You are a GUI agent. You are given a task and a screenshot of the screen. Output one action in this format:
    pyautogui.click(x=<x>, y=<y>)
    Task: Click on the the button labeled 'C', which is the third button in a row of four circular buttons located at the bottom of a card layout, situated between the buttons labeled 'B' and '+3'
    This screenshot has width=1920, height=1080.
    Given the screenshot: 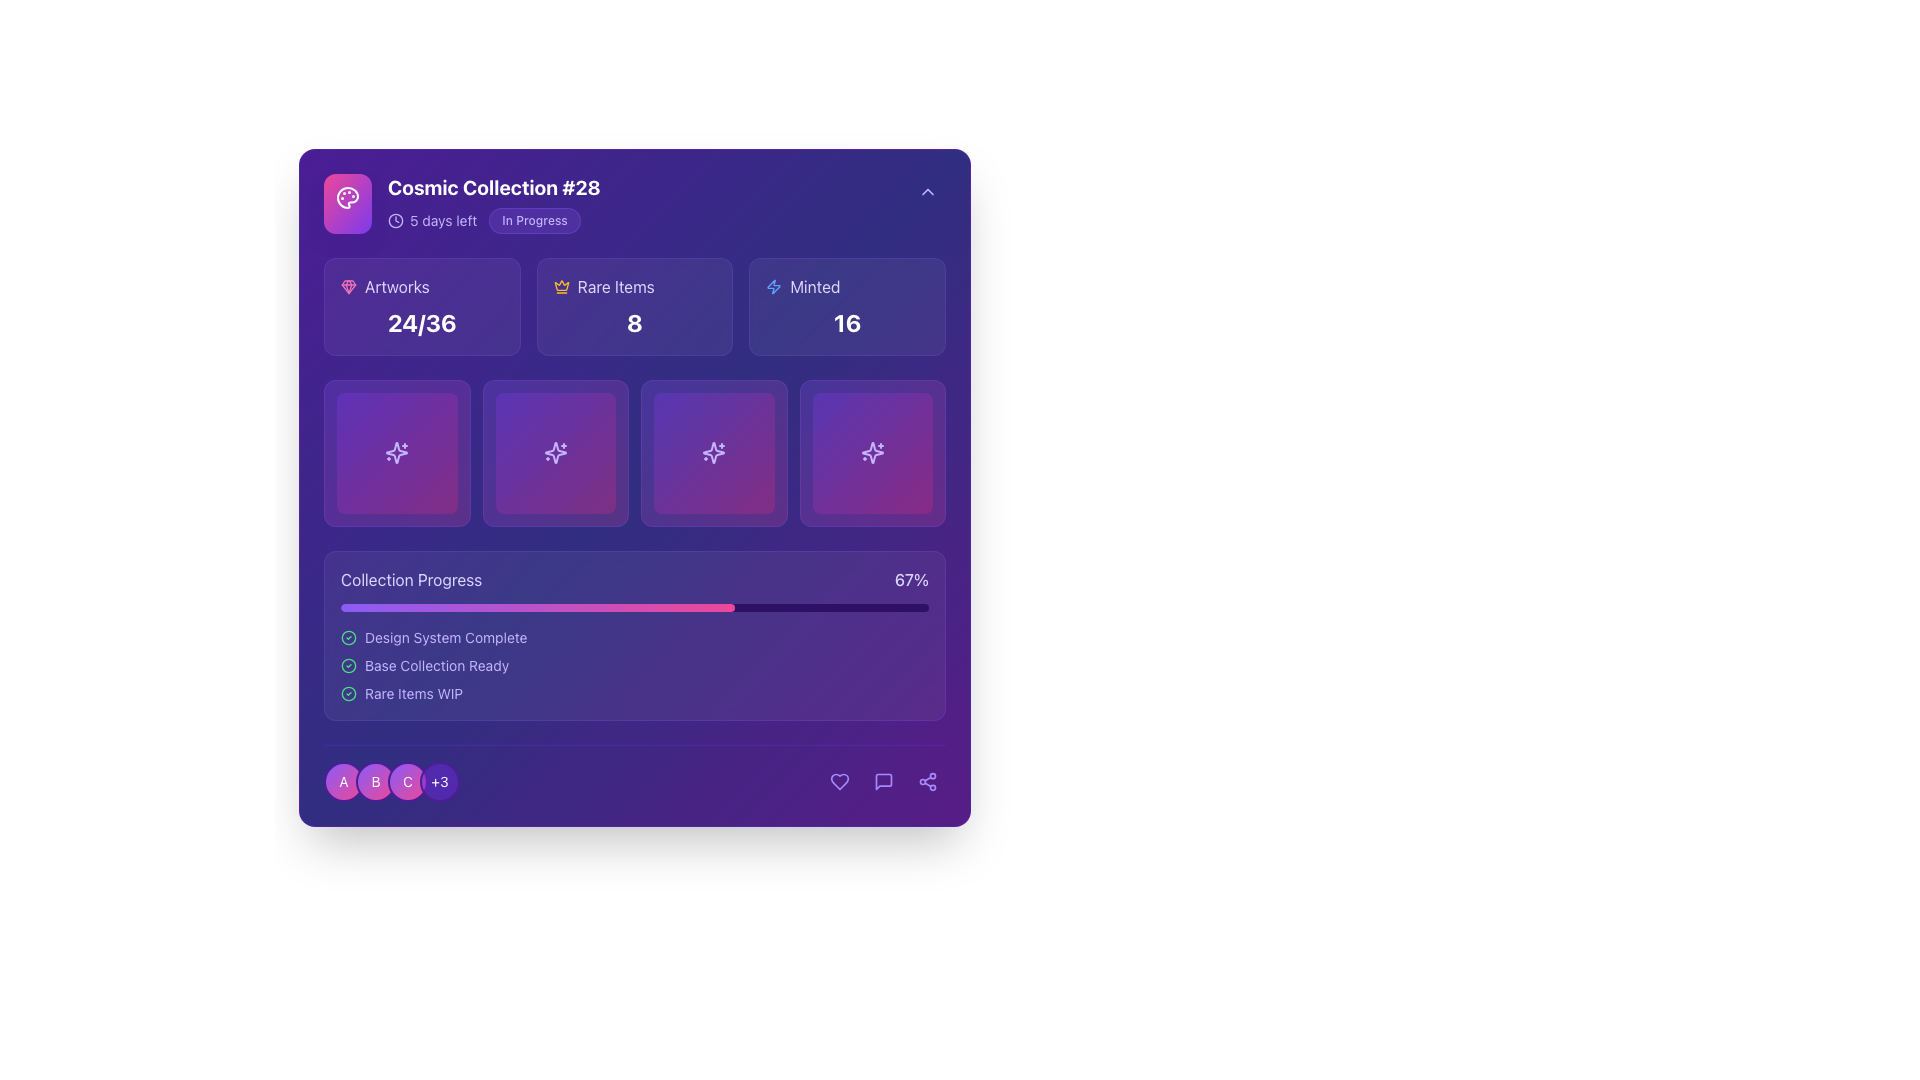 What is the action you would take?
    pyautogui.click(x=407, y=780)
    